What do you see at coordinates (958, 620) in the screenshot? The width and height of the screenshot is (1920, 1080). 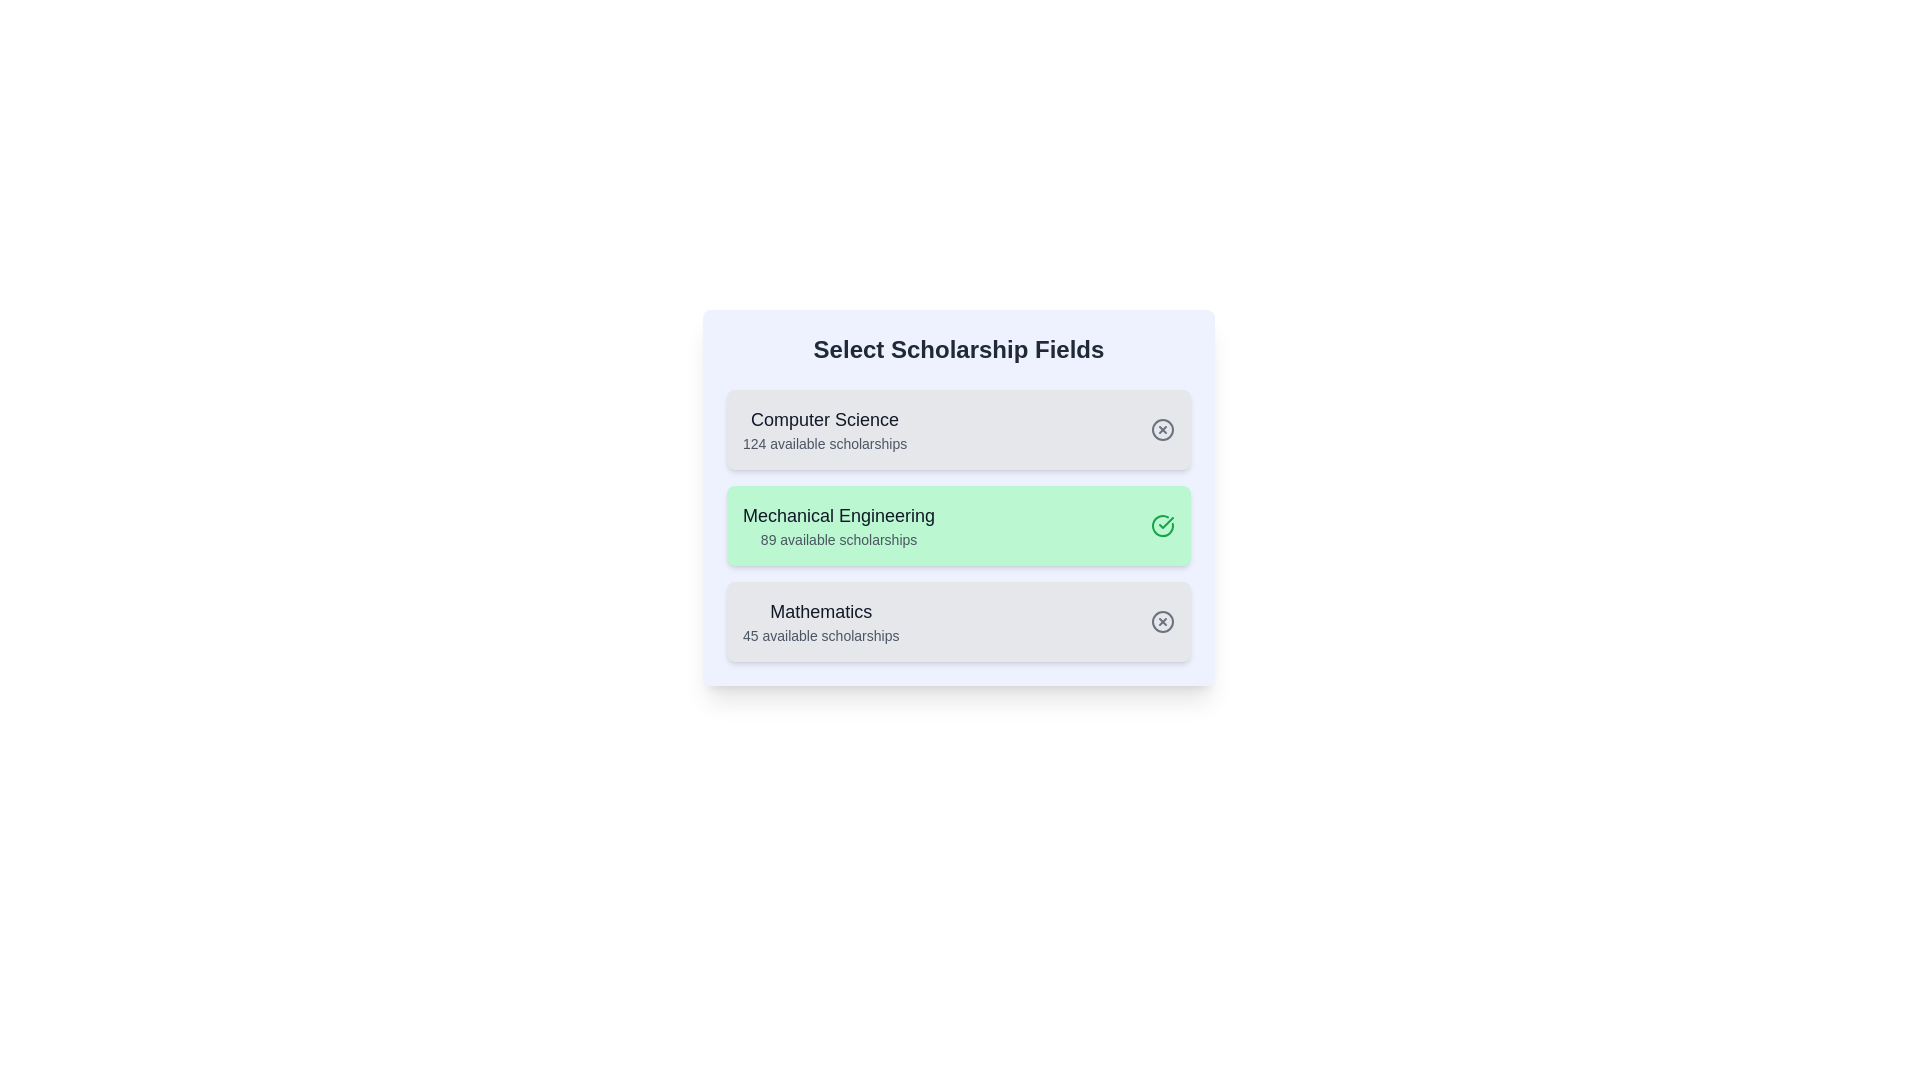 I see `the field card for Mathematics to preview its hover effect` at bounding box center [958, 620].